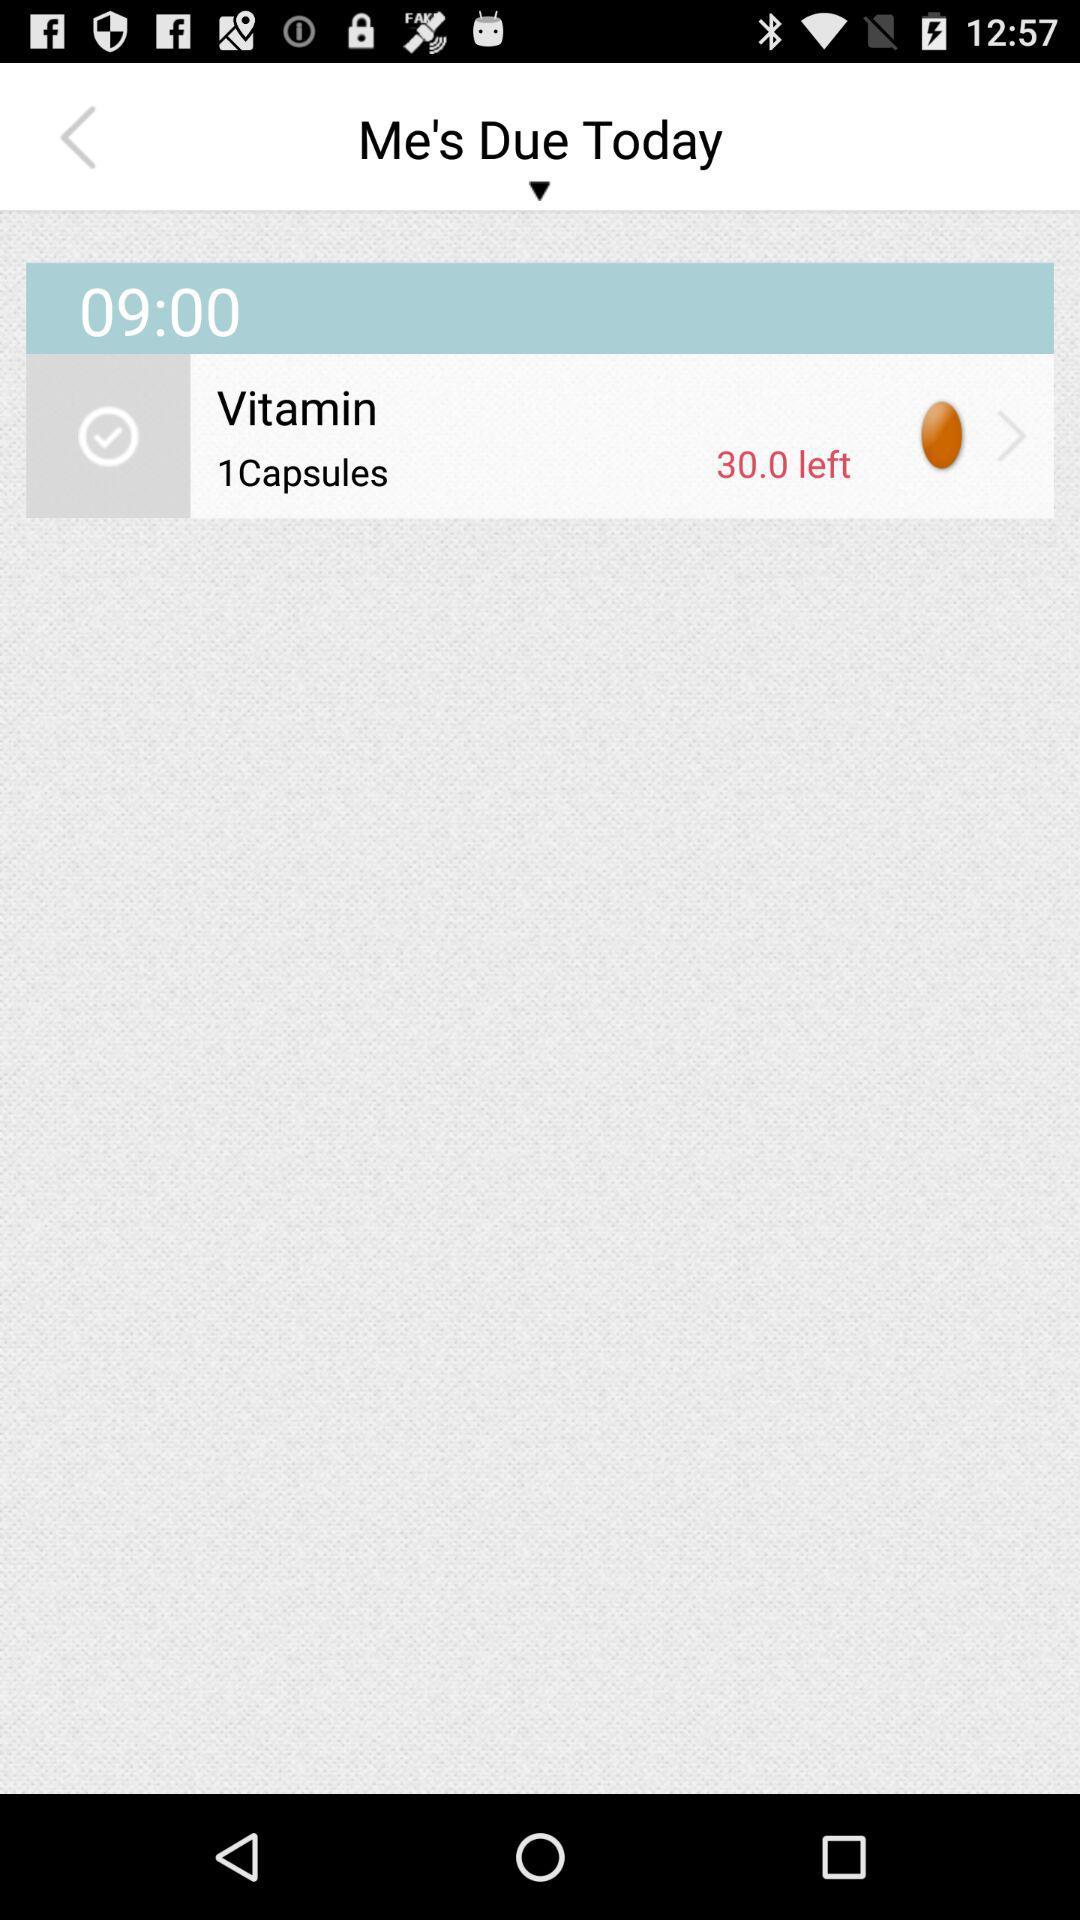 The width and height of the screenshot is (1080, 1920). What do you see at coordinates (459, 470) in the screenshot?
I see `the icon below the vitamin` at bounding box center [459, 470].